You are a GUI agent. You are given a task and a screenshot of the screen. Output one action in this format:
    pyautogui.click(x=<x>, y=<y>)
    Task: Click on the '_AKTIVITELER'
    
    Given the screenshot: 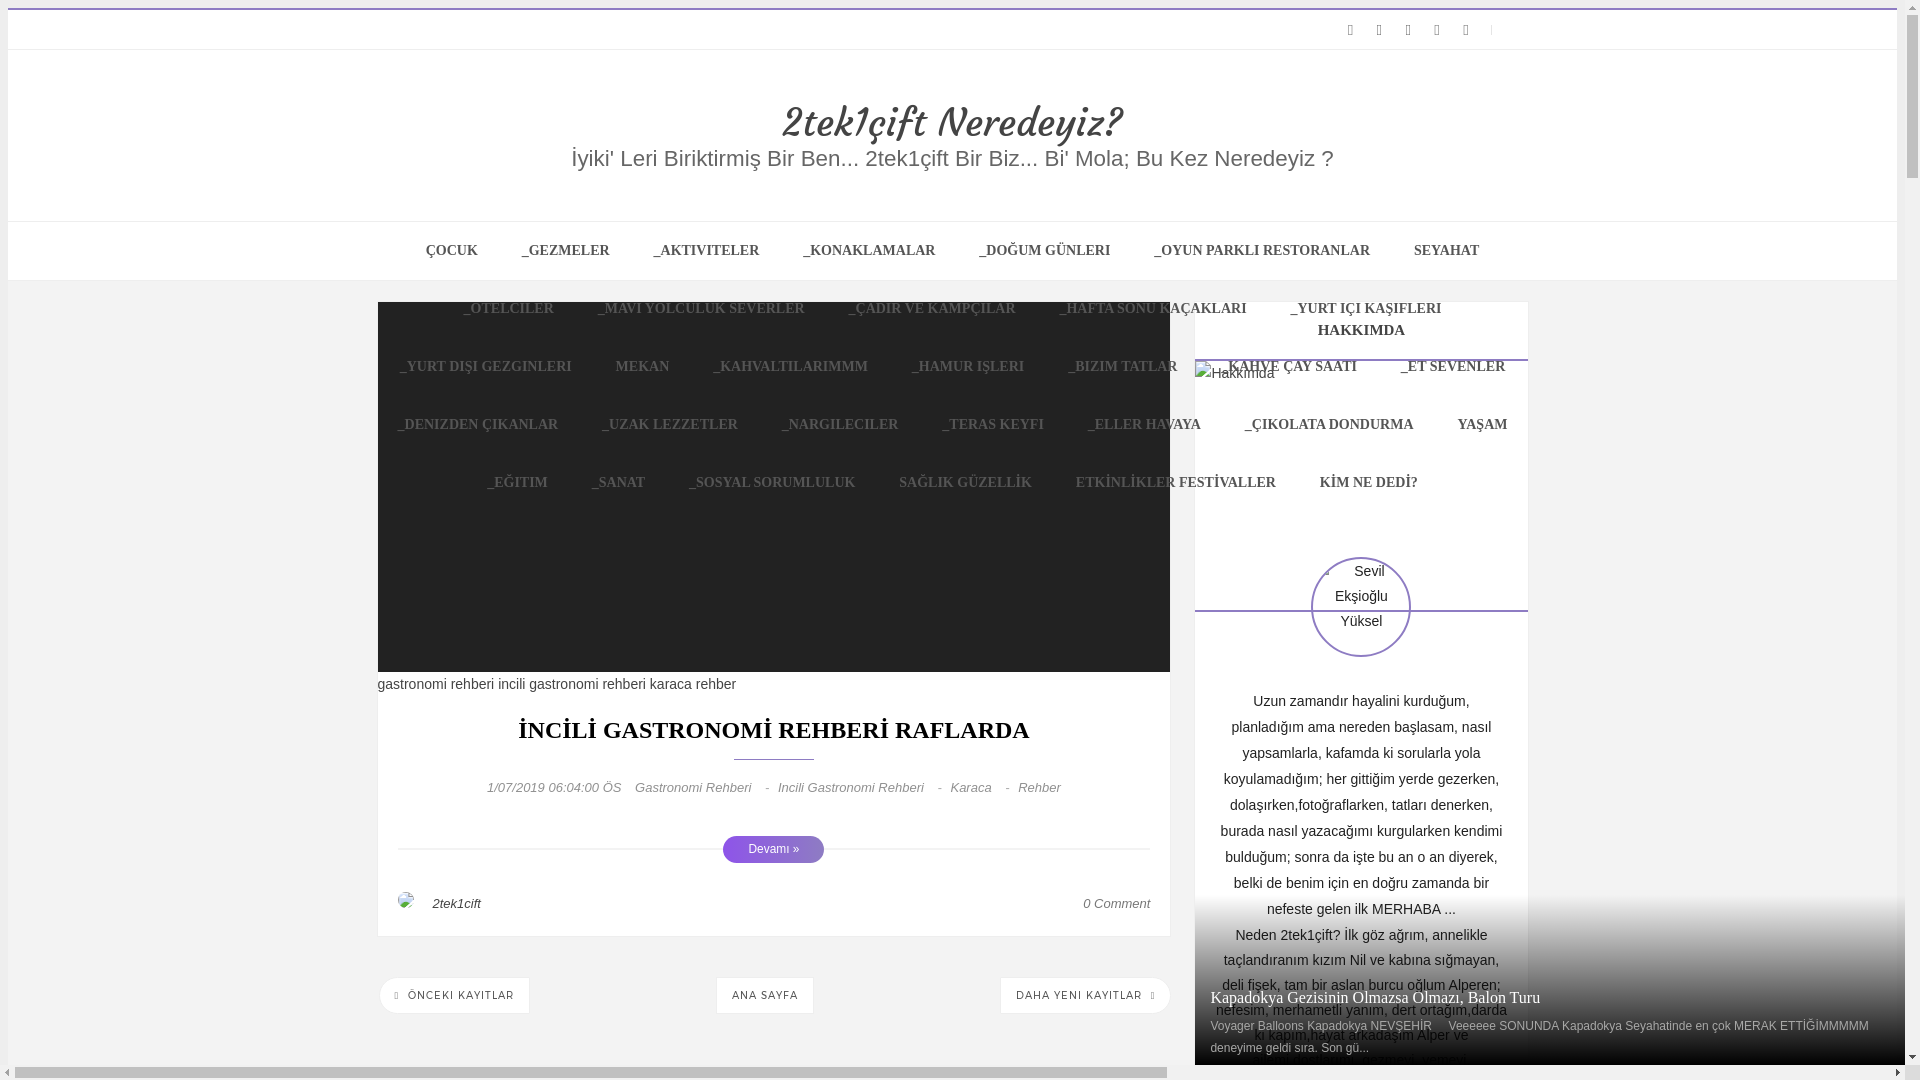 What is the action you would take?
    pyautogui.click(x=632, y=249)
    